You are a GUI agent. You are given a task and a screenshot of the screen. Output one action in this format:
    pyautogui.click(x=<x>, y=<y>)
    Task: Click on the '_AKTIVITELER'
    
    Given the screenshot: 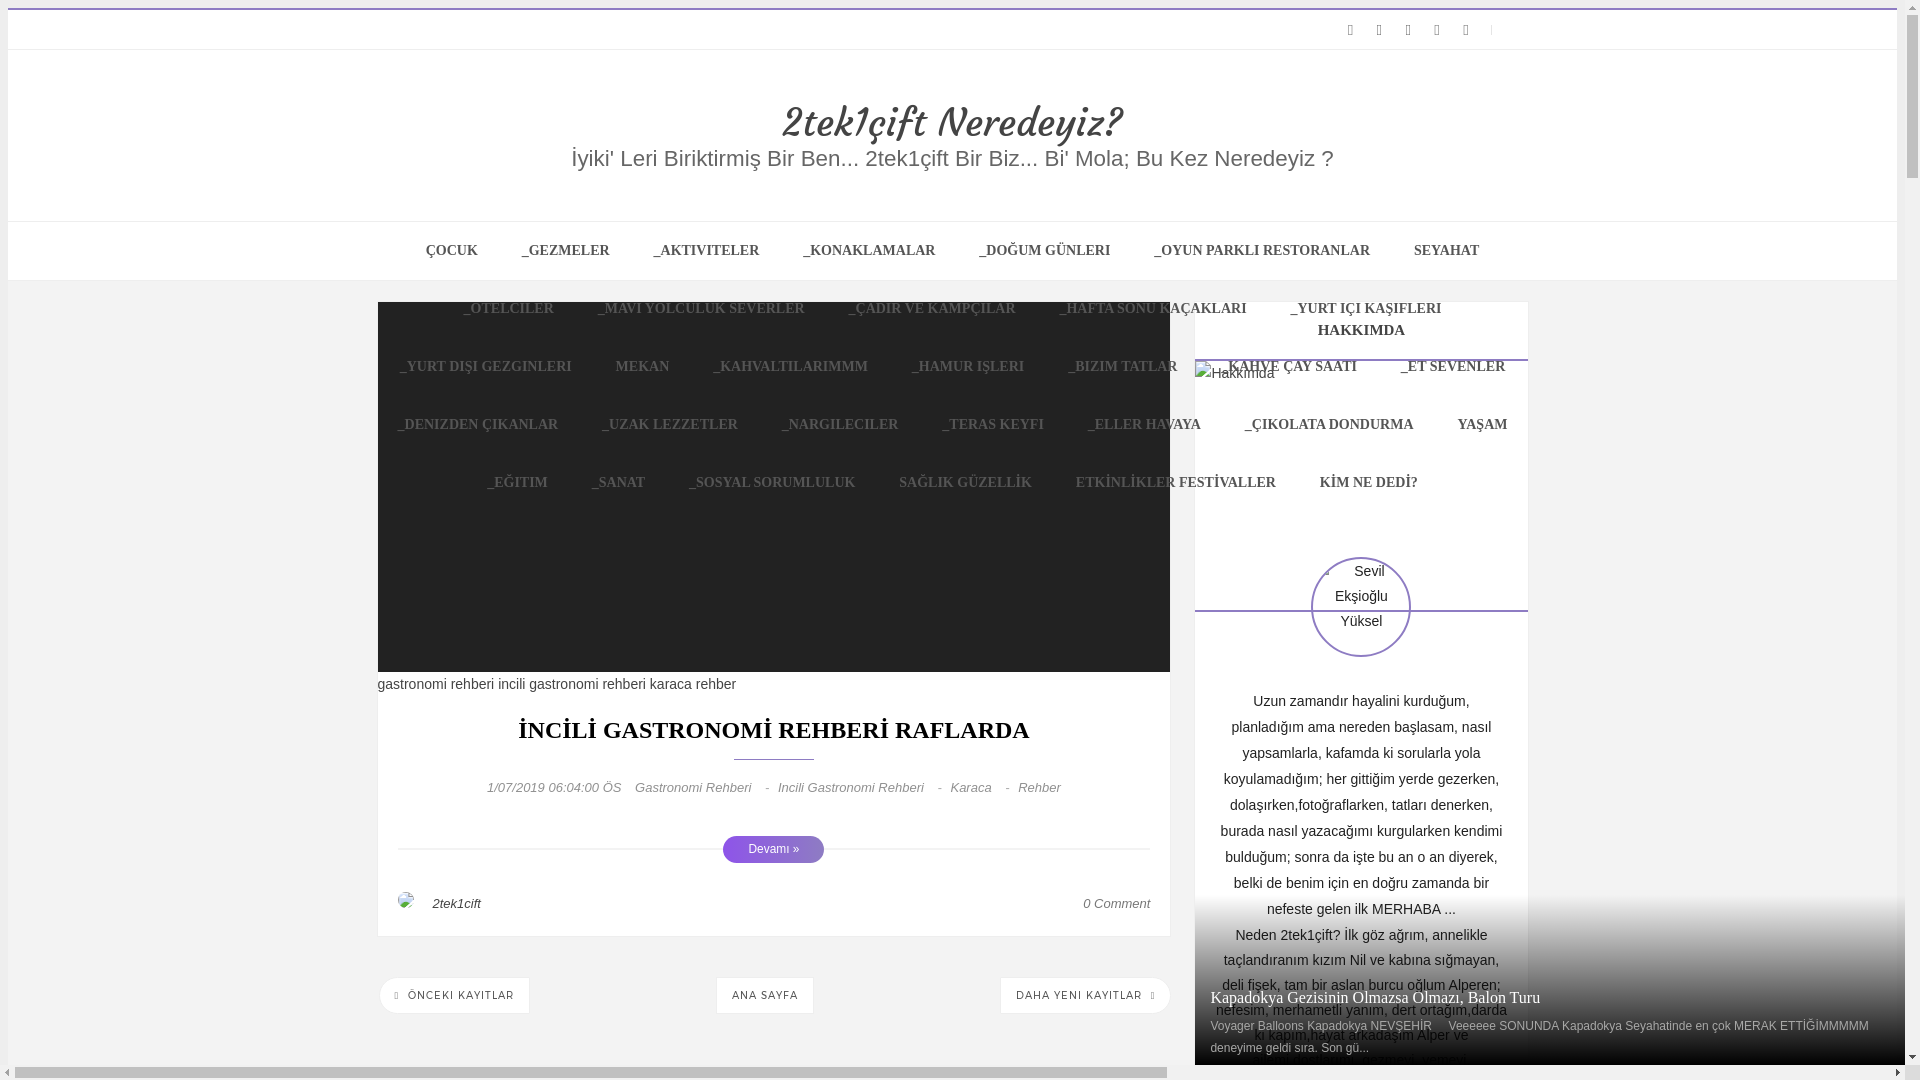 What is the action you would take?
    pyautogui.click(x=632, y=249)
    